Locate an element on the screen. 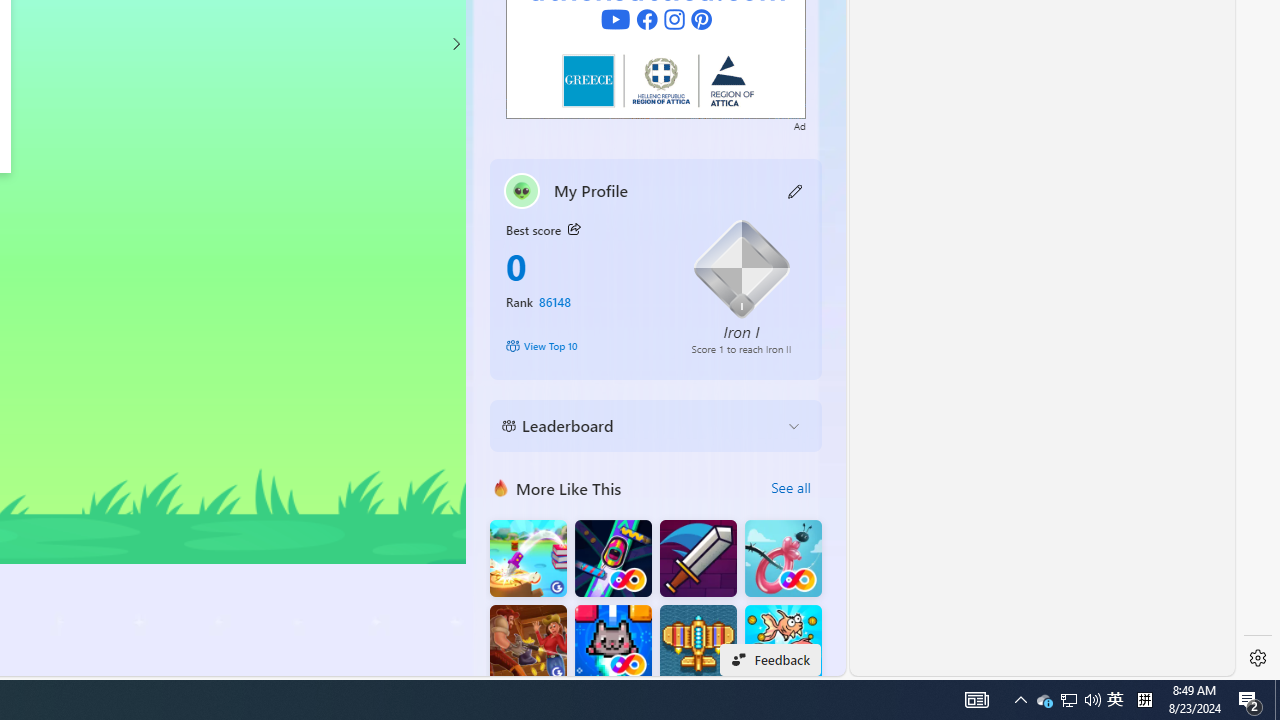  '""' is located at coordinates (522, 190).